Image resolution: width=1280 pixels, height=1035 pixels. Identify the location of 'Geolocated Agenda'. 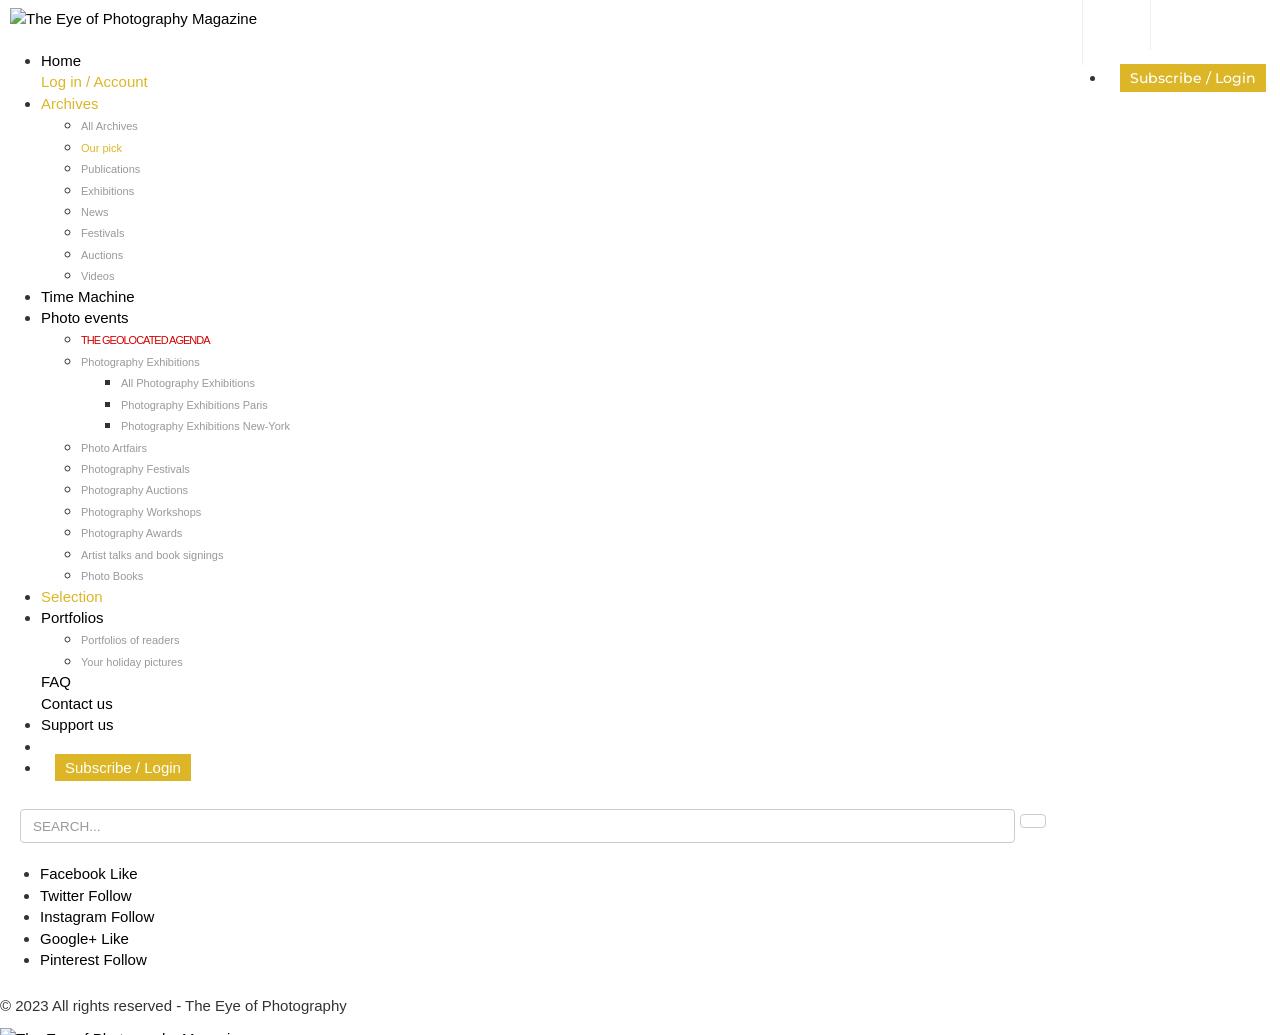
(105, 744).